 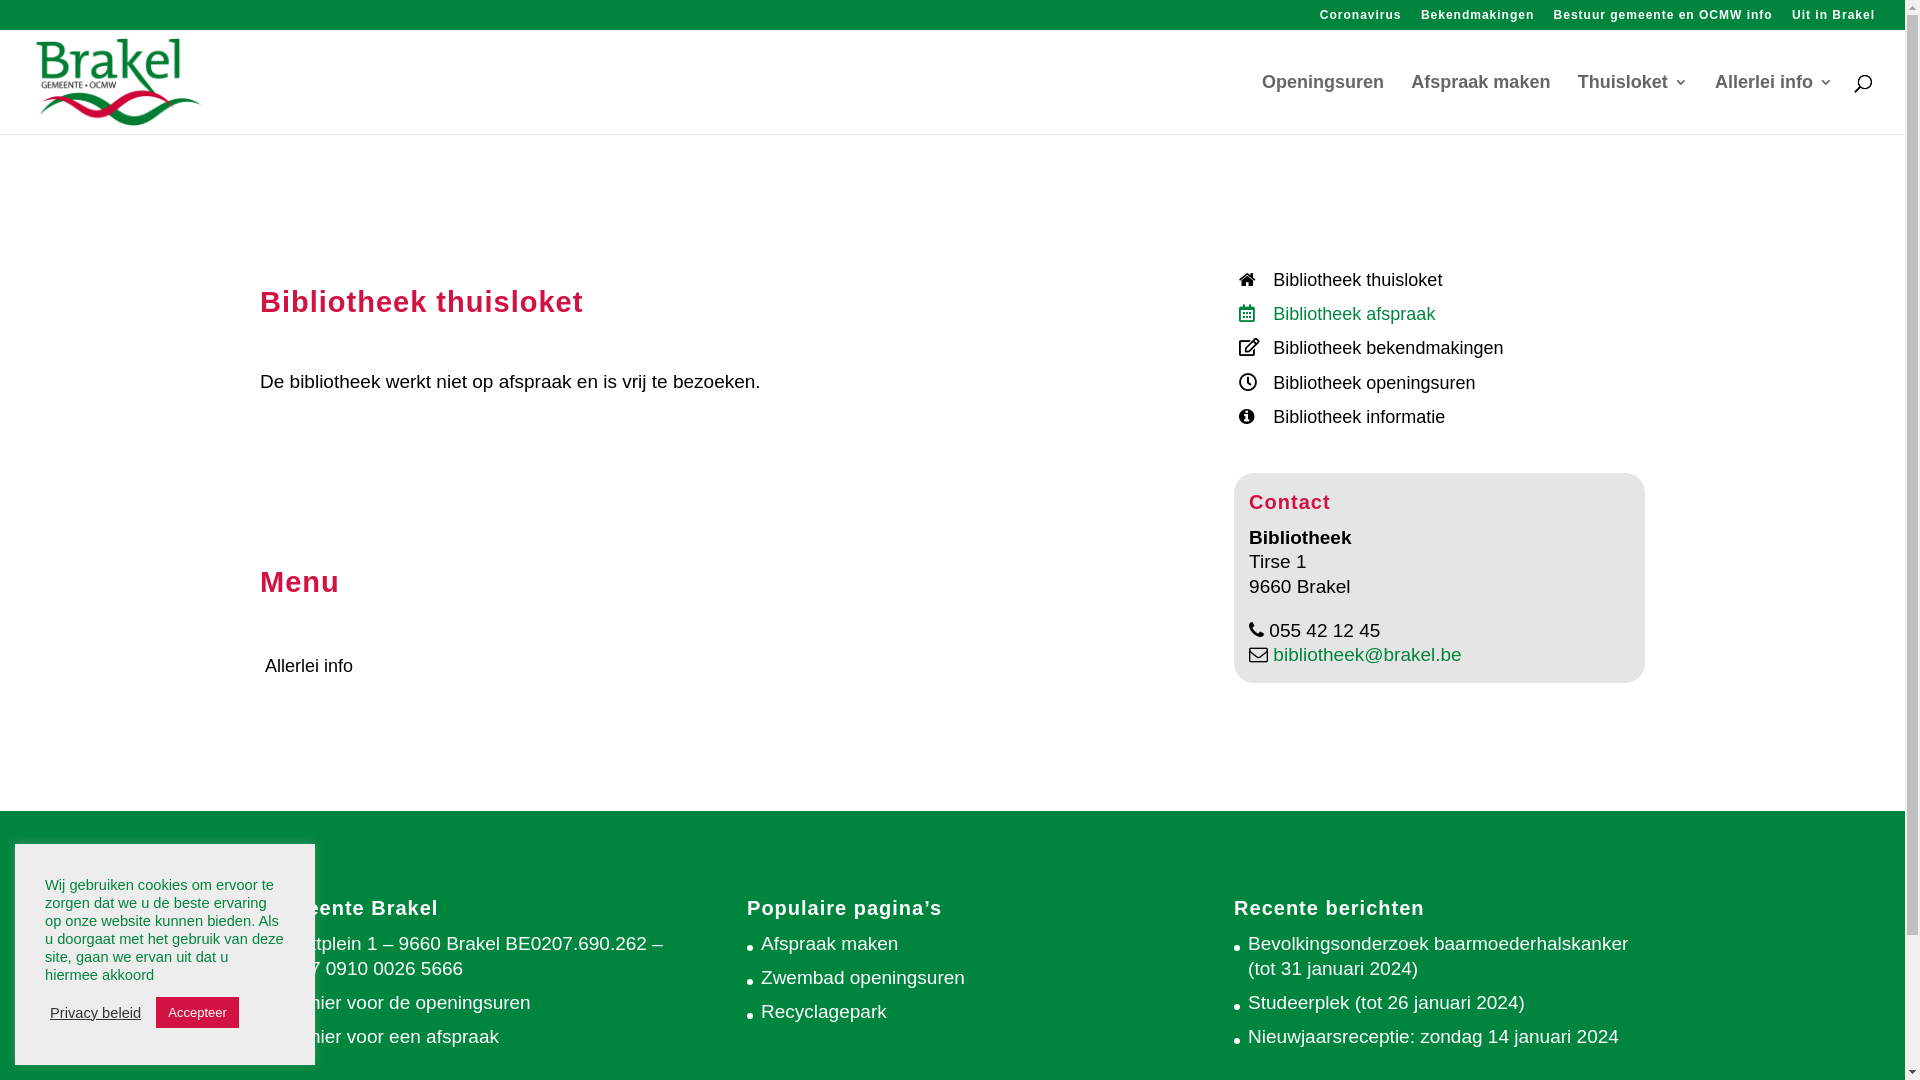 What do you see at coordinates (1663, 19) in the screenshot?
I see `'Bestuur gemeente en OCMW info'` at bounding box center [1663, 19].